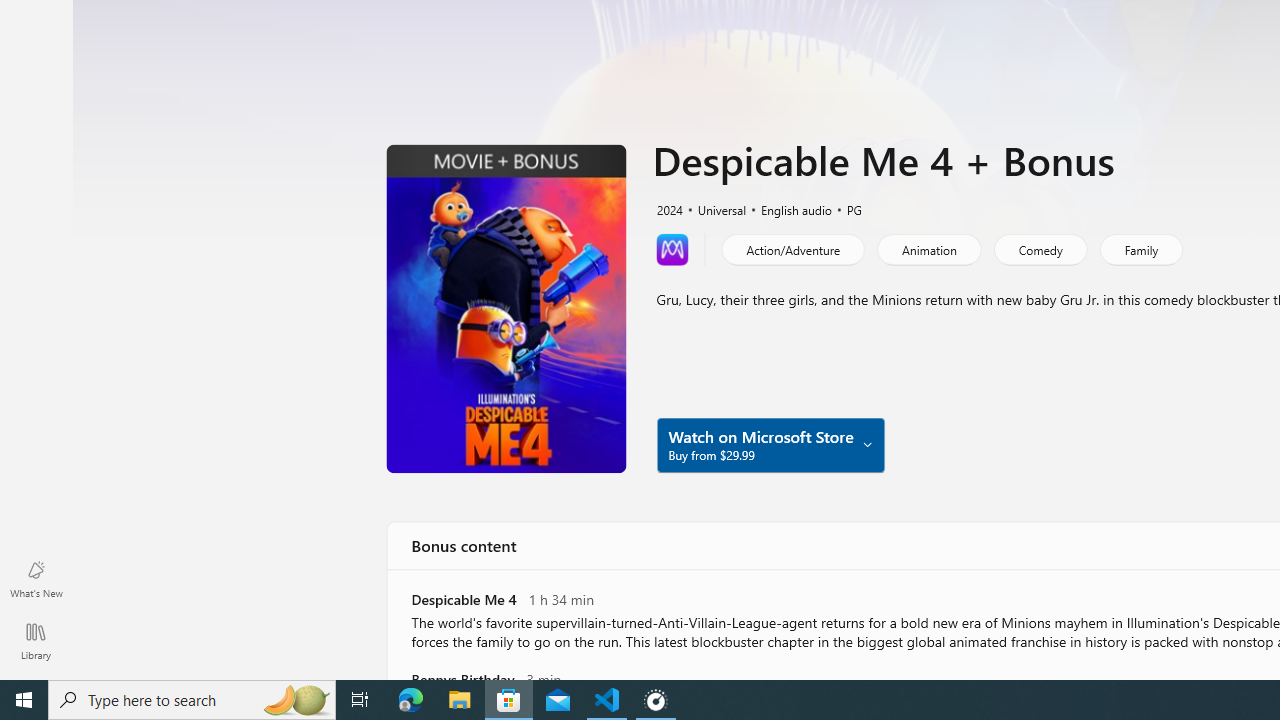 The width and height of the screenshot is (1280, 720). I want to click on 'Learn more about Movies Anywhere', so click(672, 248).